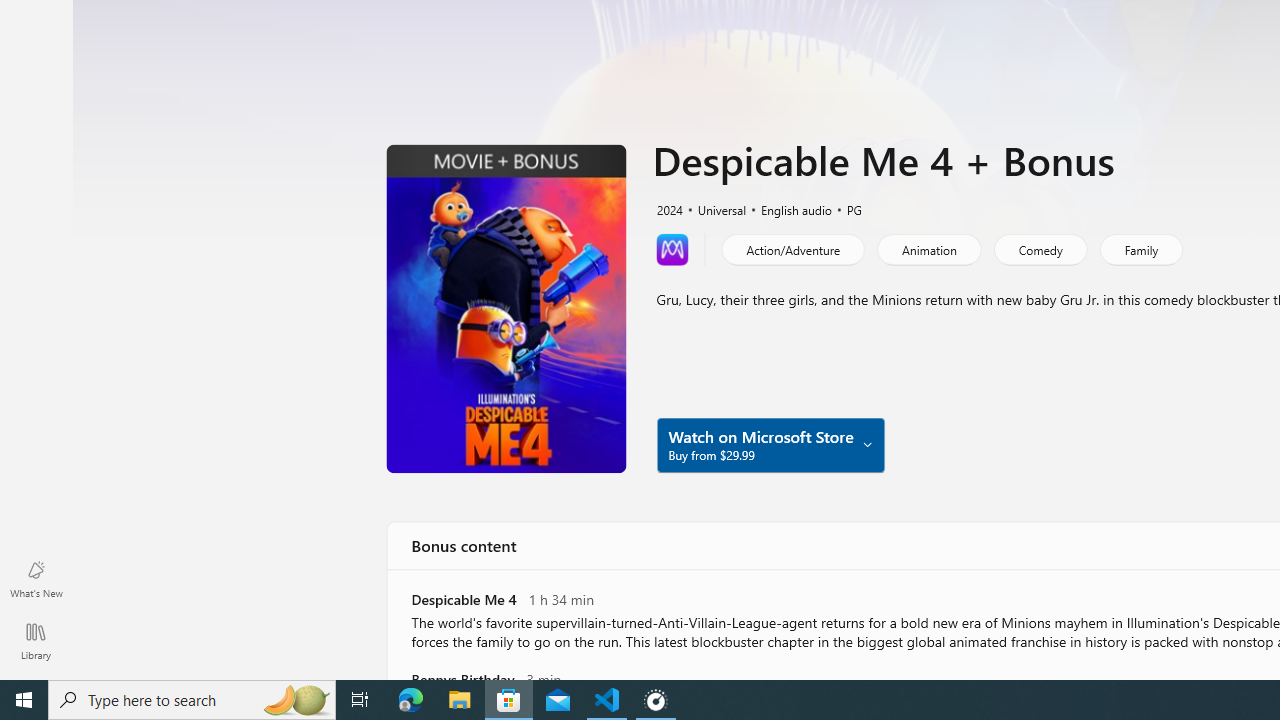 The width and height of the screenshot is (1280, 720). I want to click on 'Learn more about Movies Anywhere', so click(672, 248).